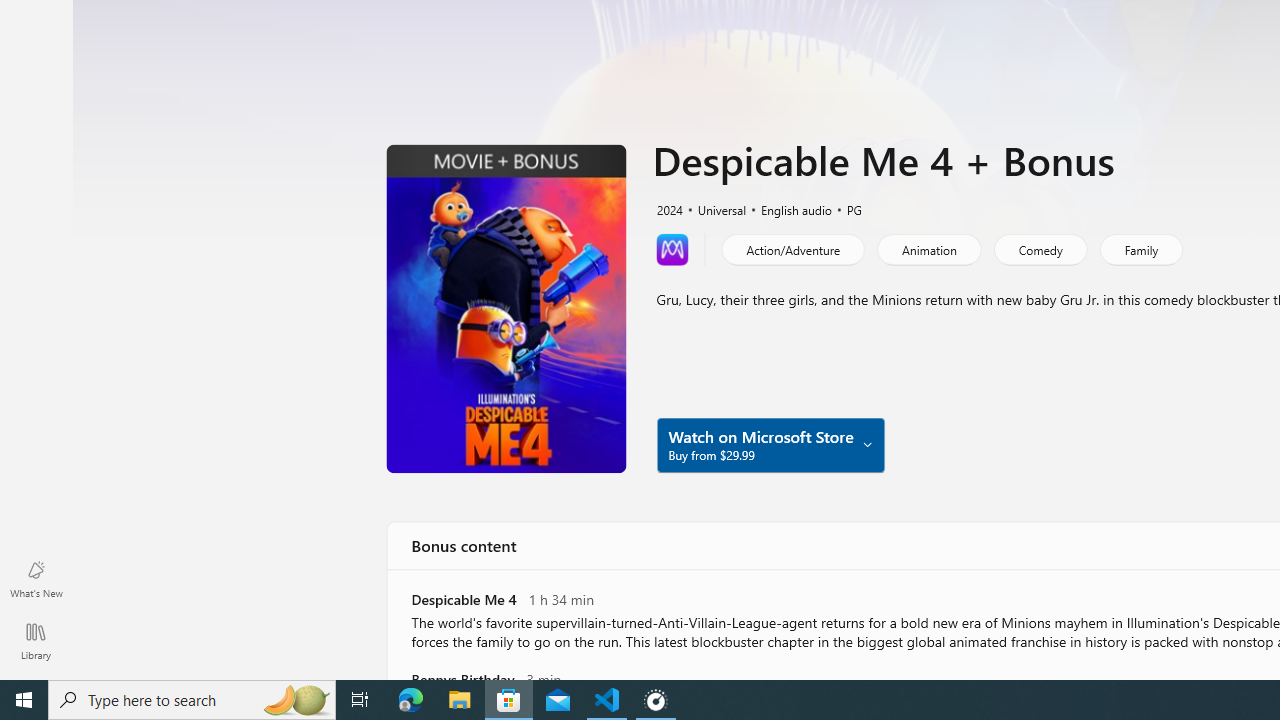 The width and height of the screenshot is (1280, 720). I want to click on 'Learn more about Movies Anywhere', so click(672, 248).